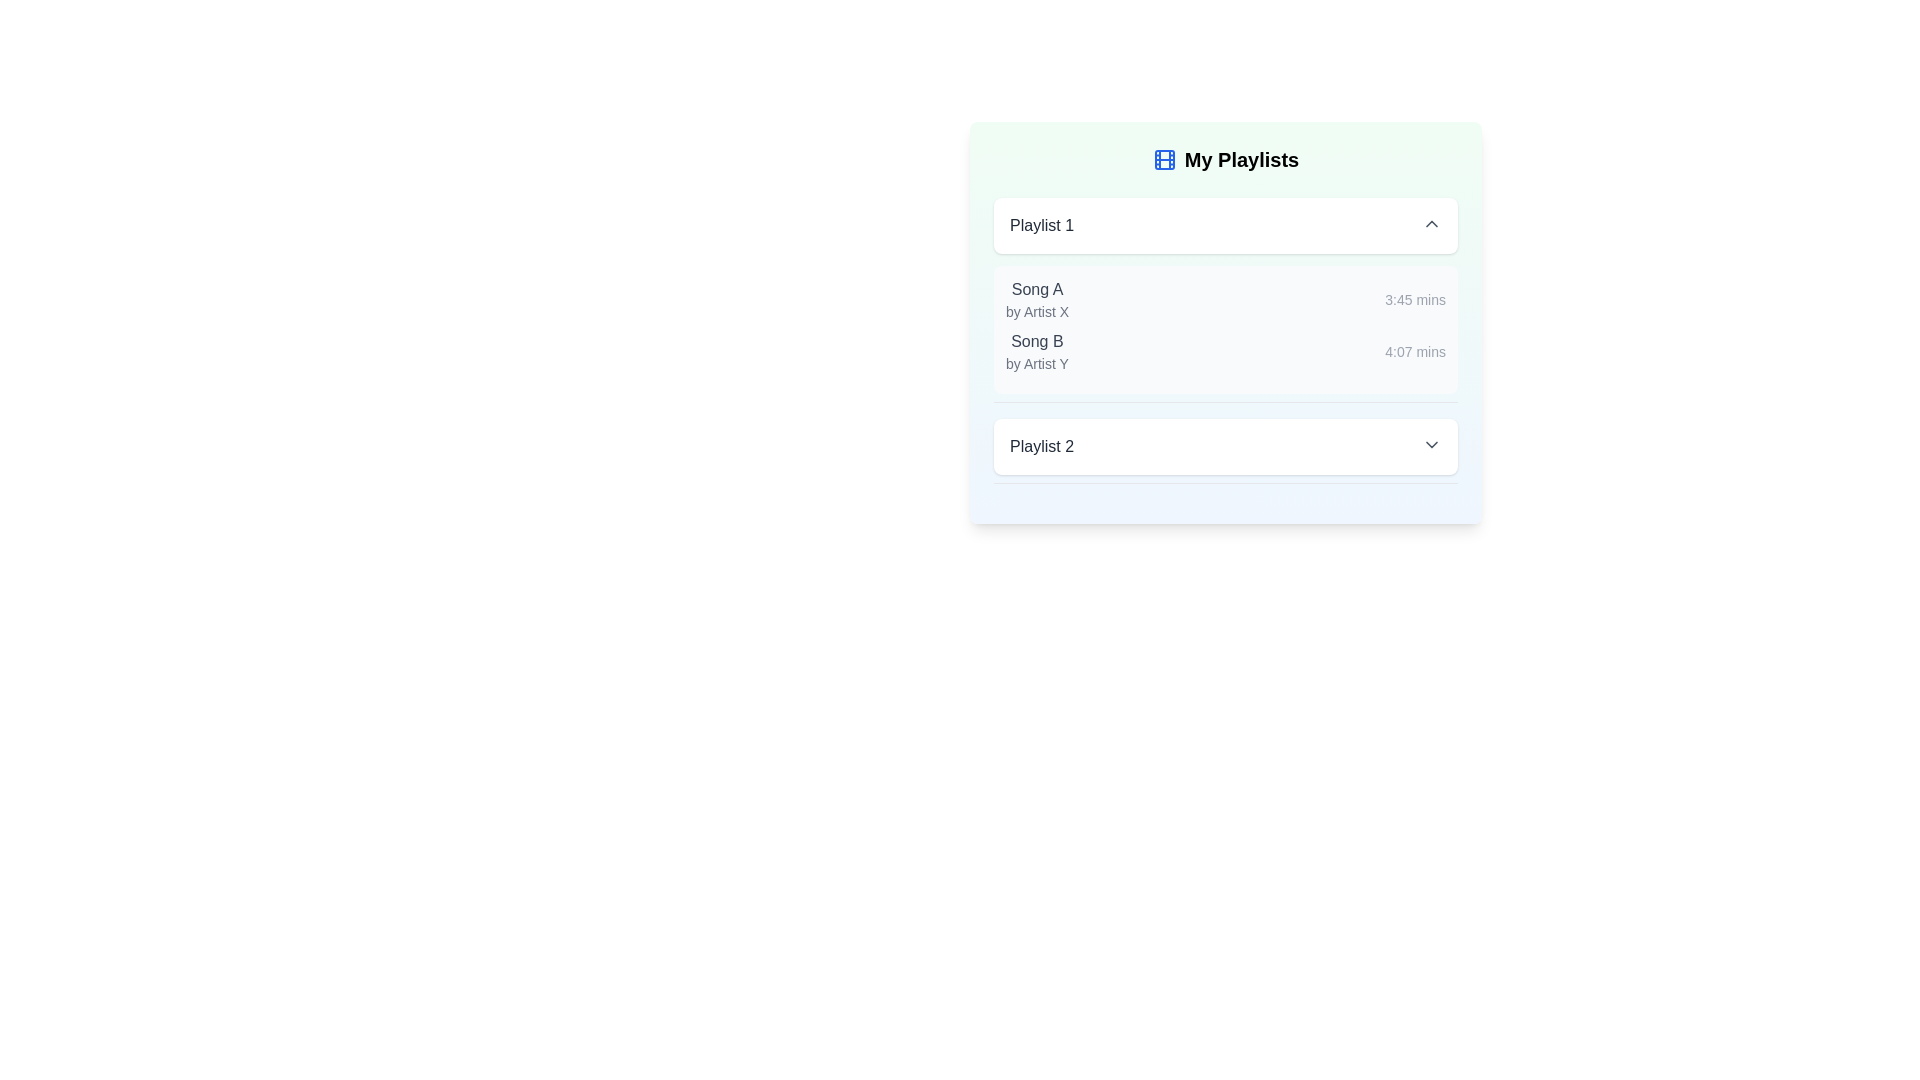 This screenshot has width=1920, height=1080. What do you see at coordinates (1430, 443) in the screenshot?
I see `the downward-pointing chevron SVG icon, which has a black outline and is located to the right of the text label 'Playlist 2'` at bounding box center [1430, 443].